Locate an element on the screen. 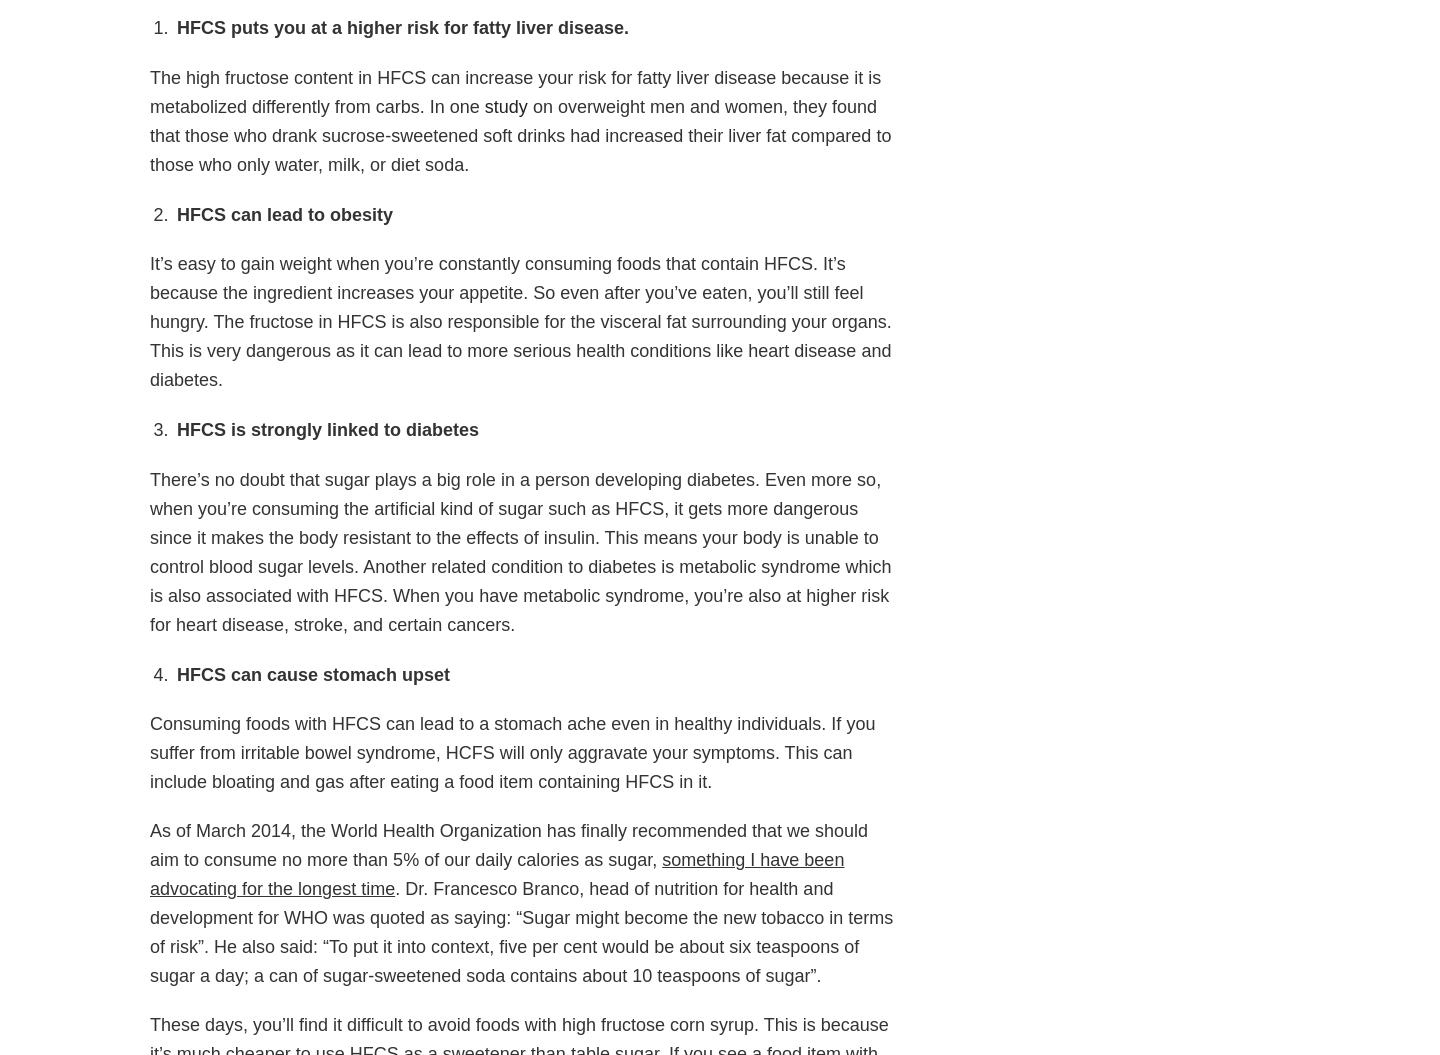  'There’s no doubt that sugar plays a big role in a person developing diabetes. Even more so, when you’re consuming the artificial kind of sugar such as HFCS, it gets more dangerous since it makes the body resistant to the effects of insulin. This means your body is unable to control blood sugar levels. Another related condition to diabetes is metabolic syndrome which is also associated with HFCS. When you have metabolic syndrome, you’re also at higher risk for heart disease, stroke, and certain cancers.' is located at coordinates (519, 550).